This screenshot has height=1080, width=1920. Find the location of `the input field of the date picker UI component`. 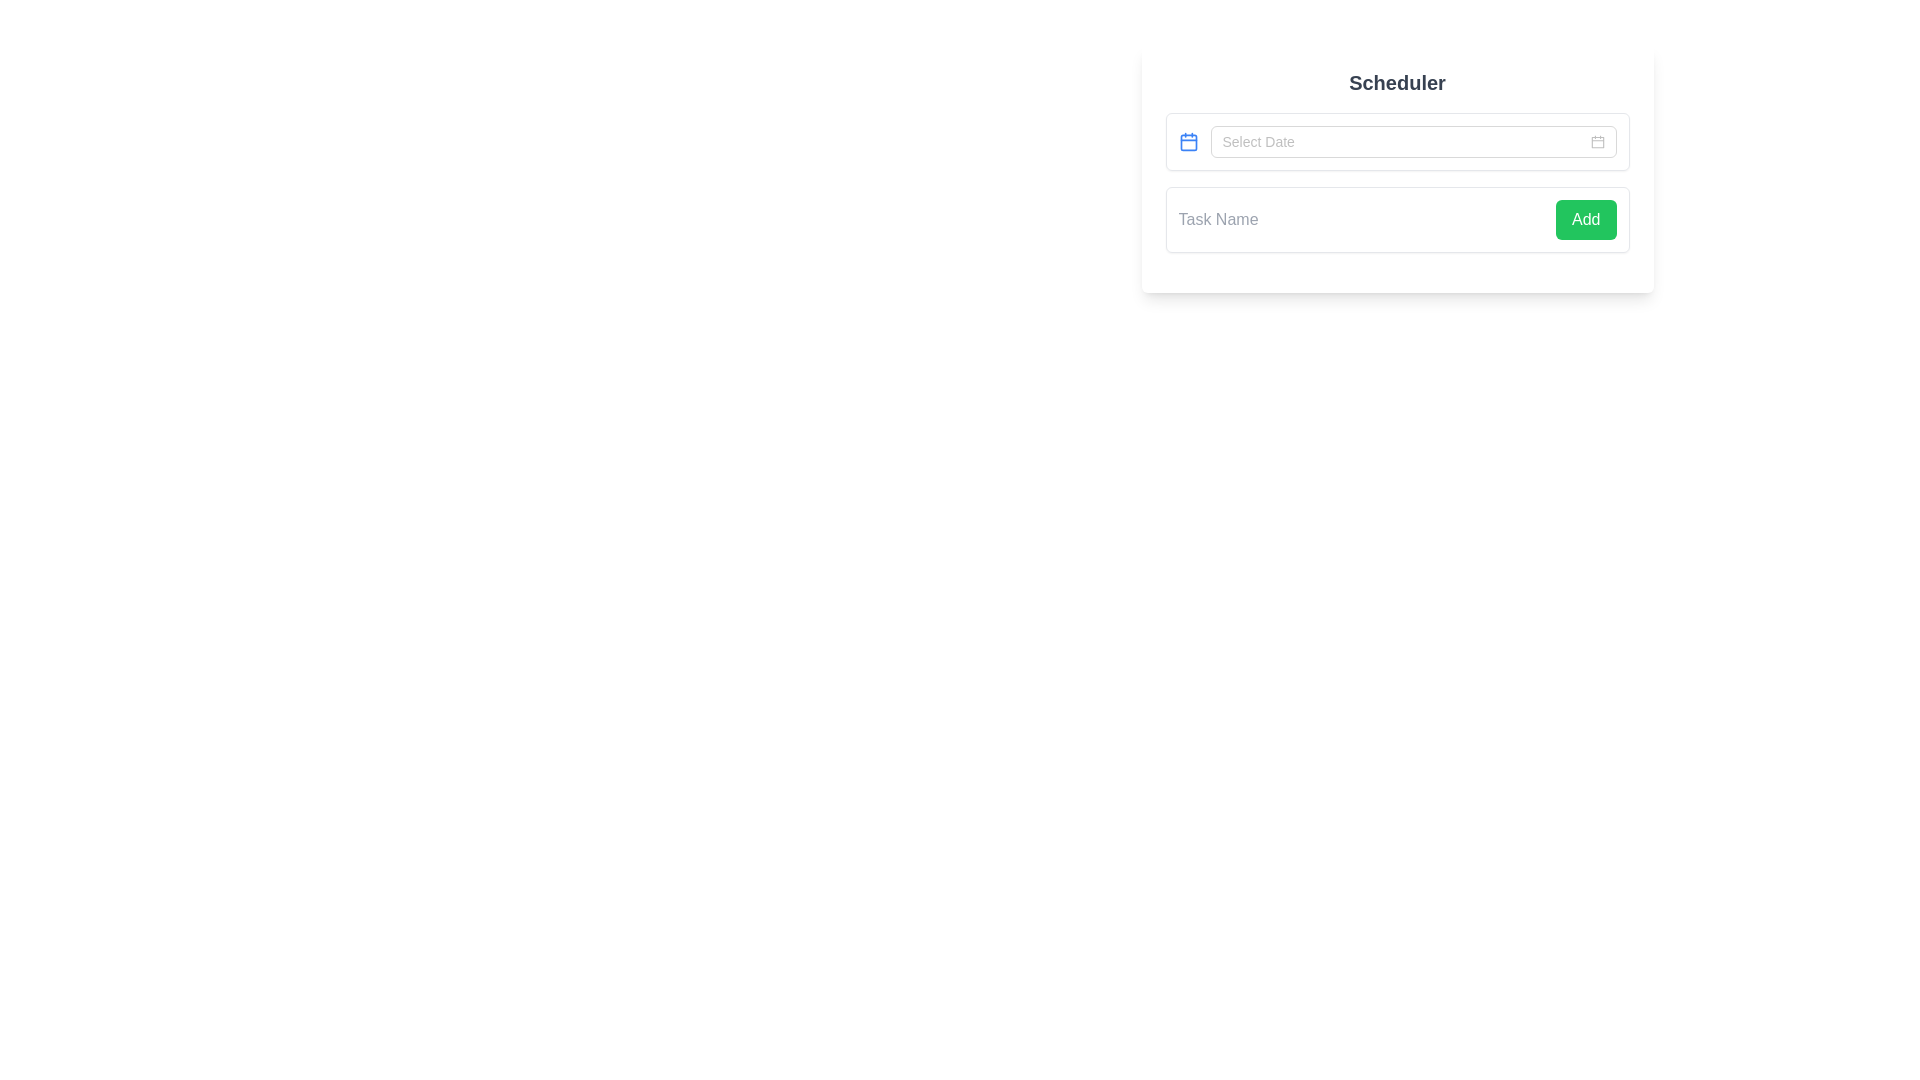

the input field of the date picker UI component is located at coordinates (1396, 141).